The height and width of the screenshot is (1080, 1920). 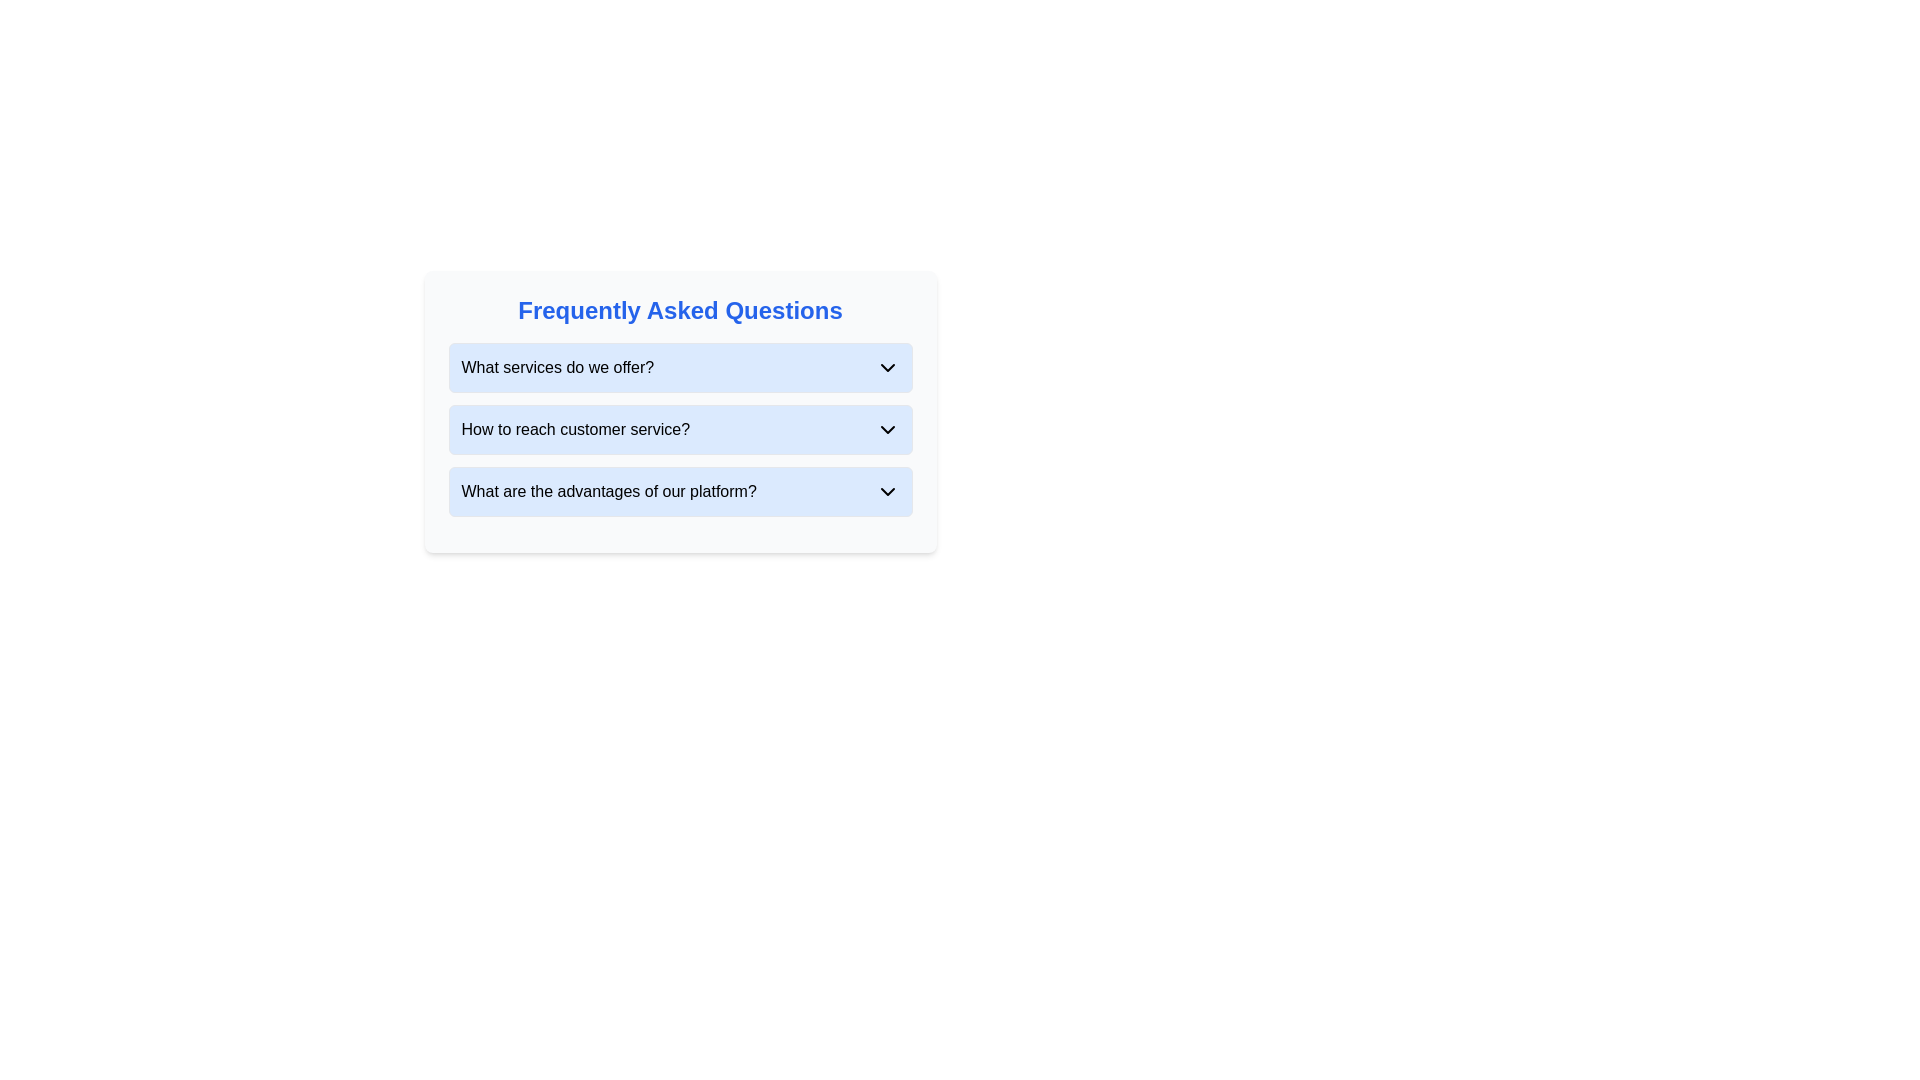 I want to click on the downward pointing chevron icon located to the right of the text 'What services do we offer?' in the first row of the Frequently Asked Questions section, so click(x=886, y=367).